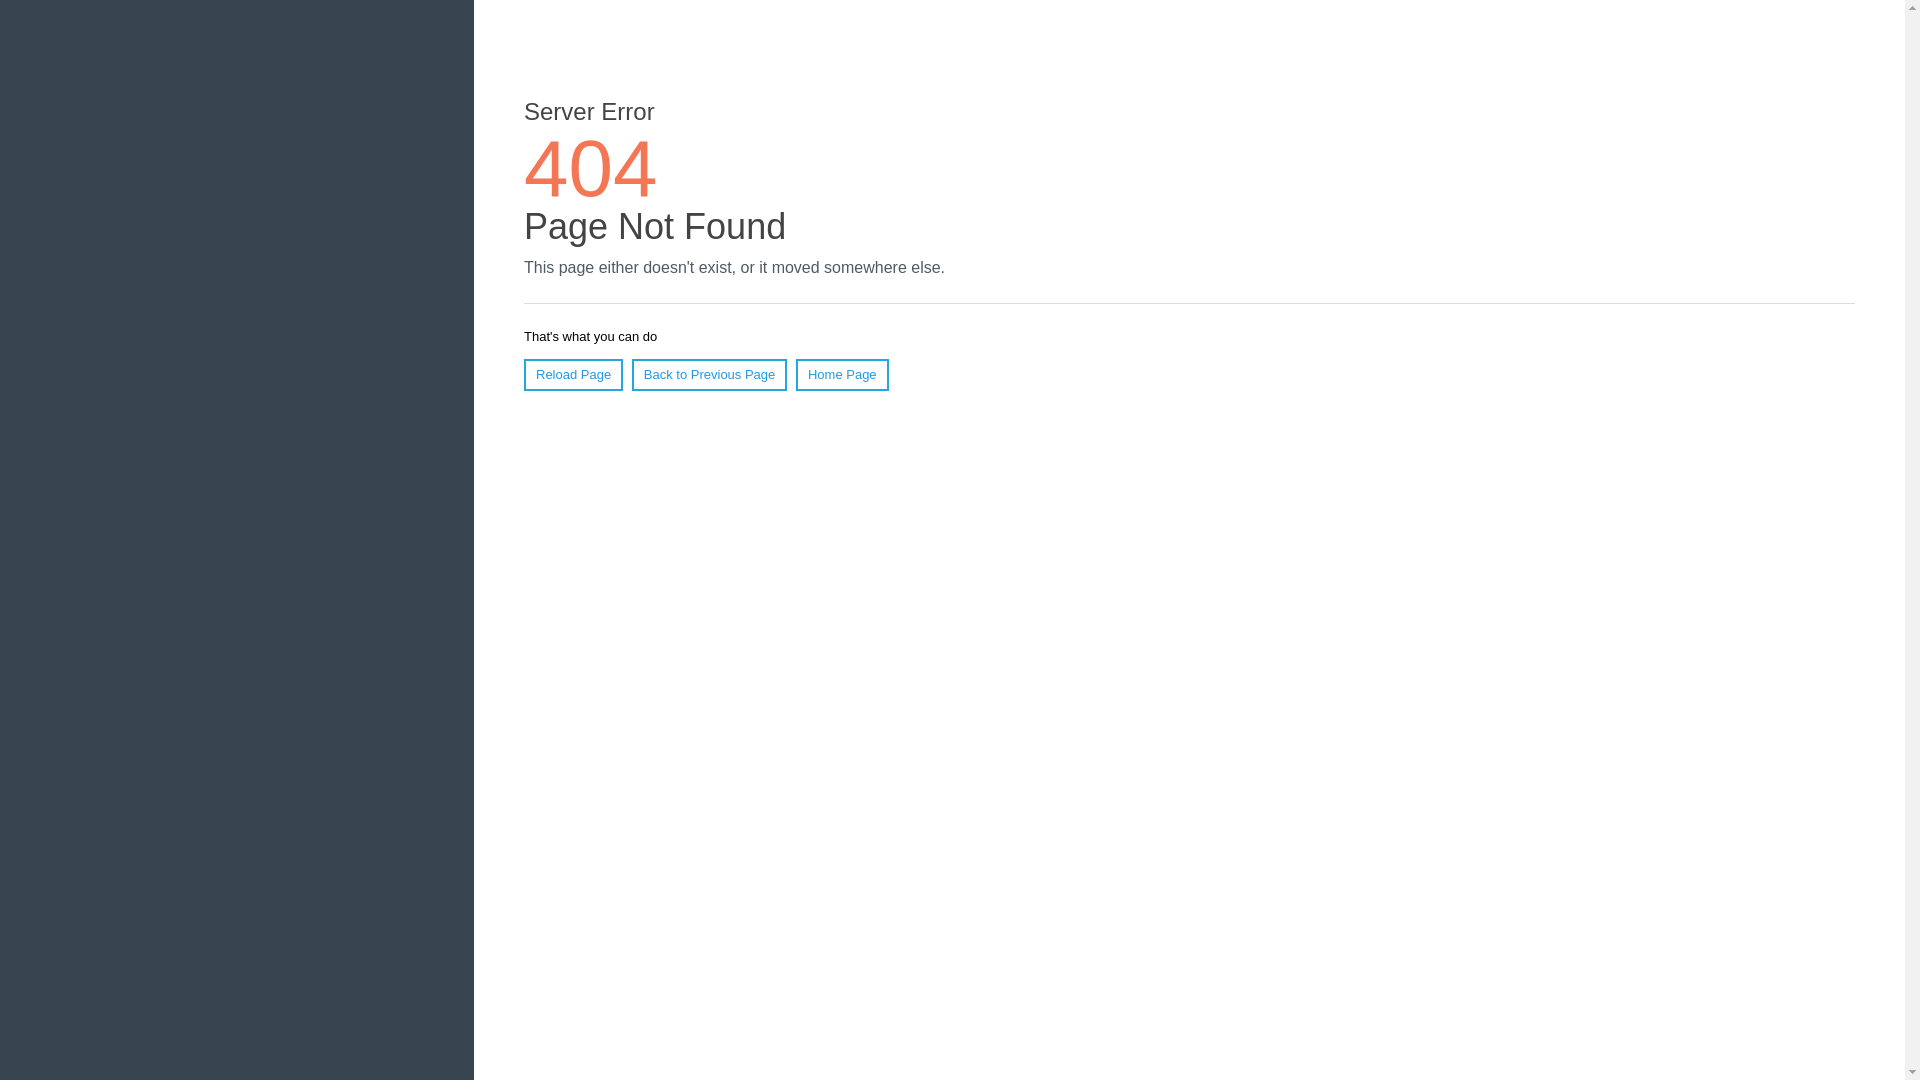 The height and width of the screenshot is (1080, 1920). What do you see at coordinates (572, 374) in the screenshot?
I see `'Reload Page'` at bounding box center [572, 374].